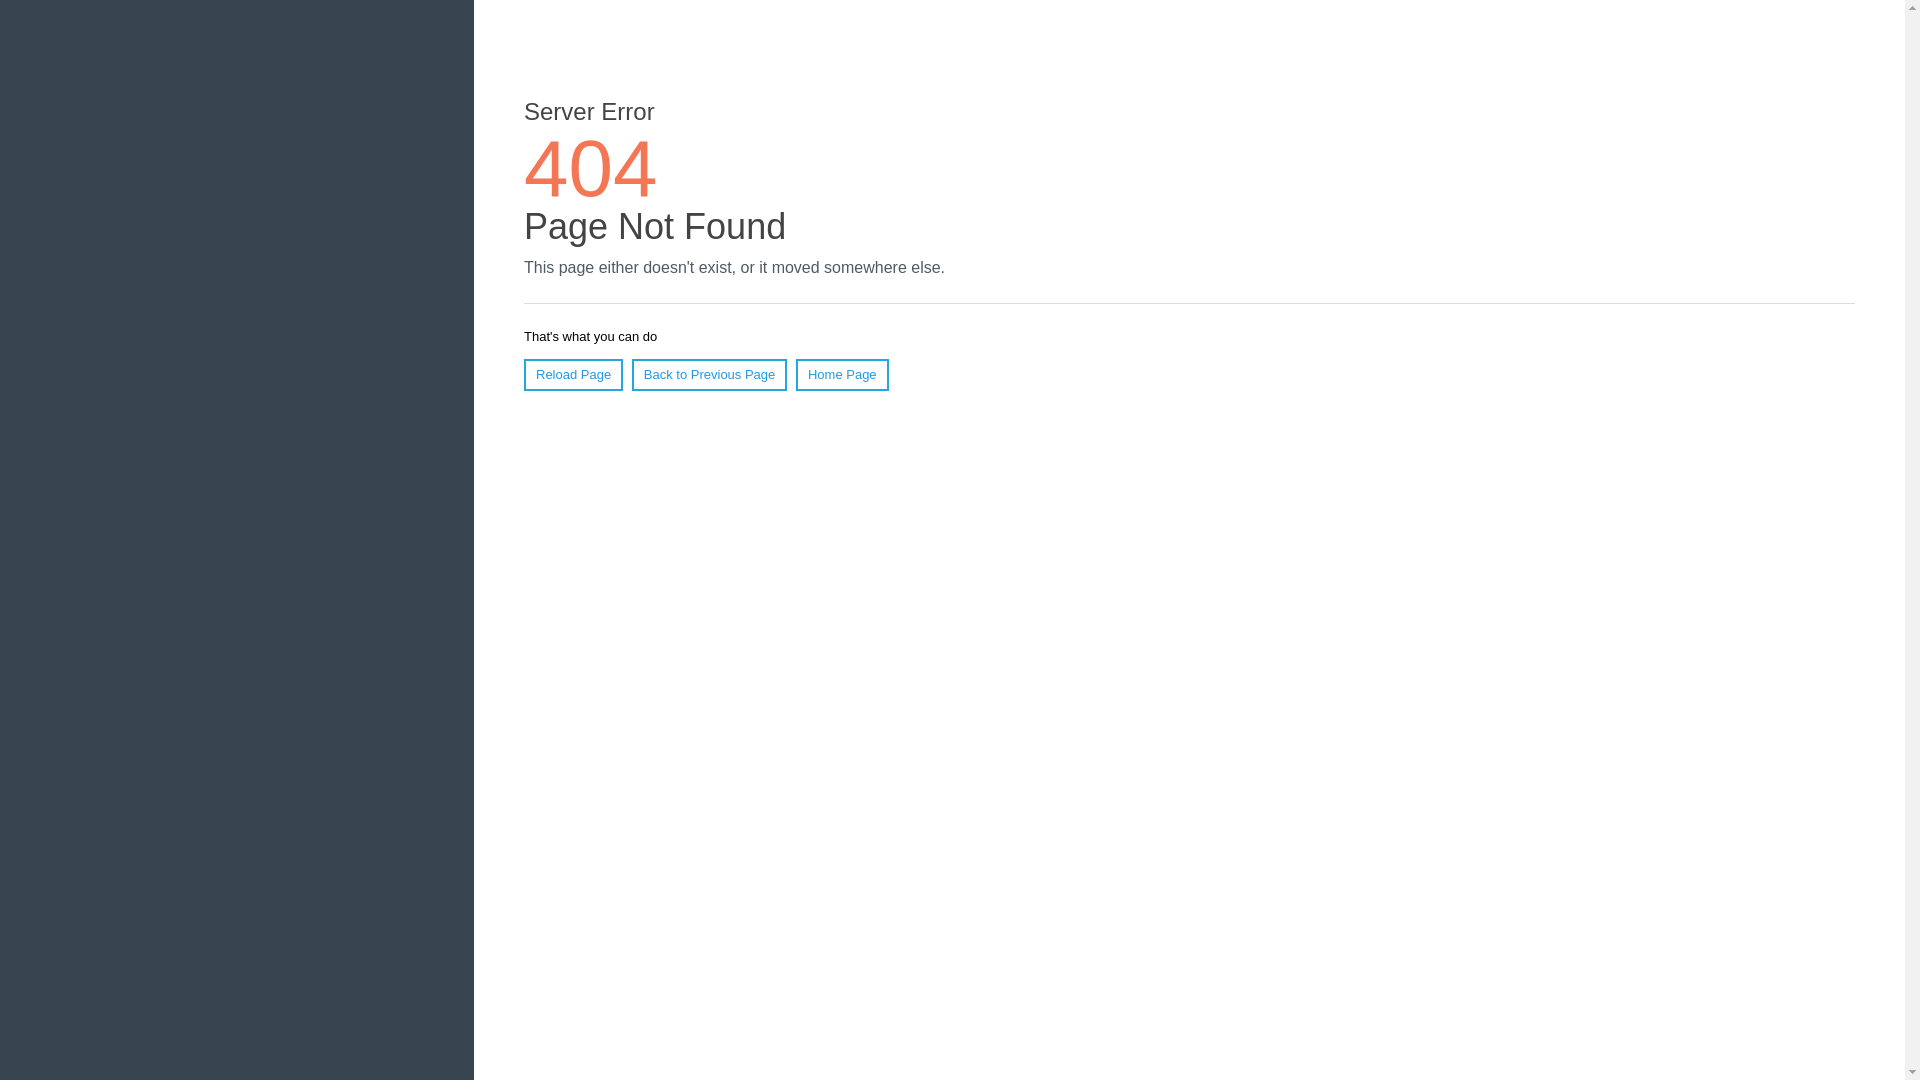 The height and width of the screenshot is (1080, 1920). What do you see at coordinates (572, 374) in the screenshot?
I see `'Reload Page'` at bounding box center [572, 374].